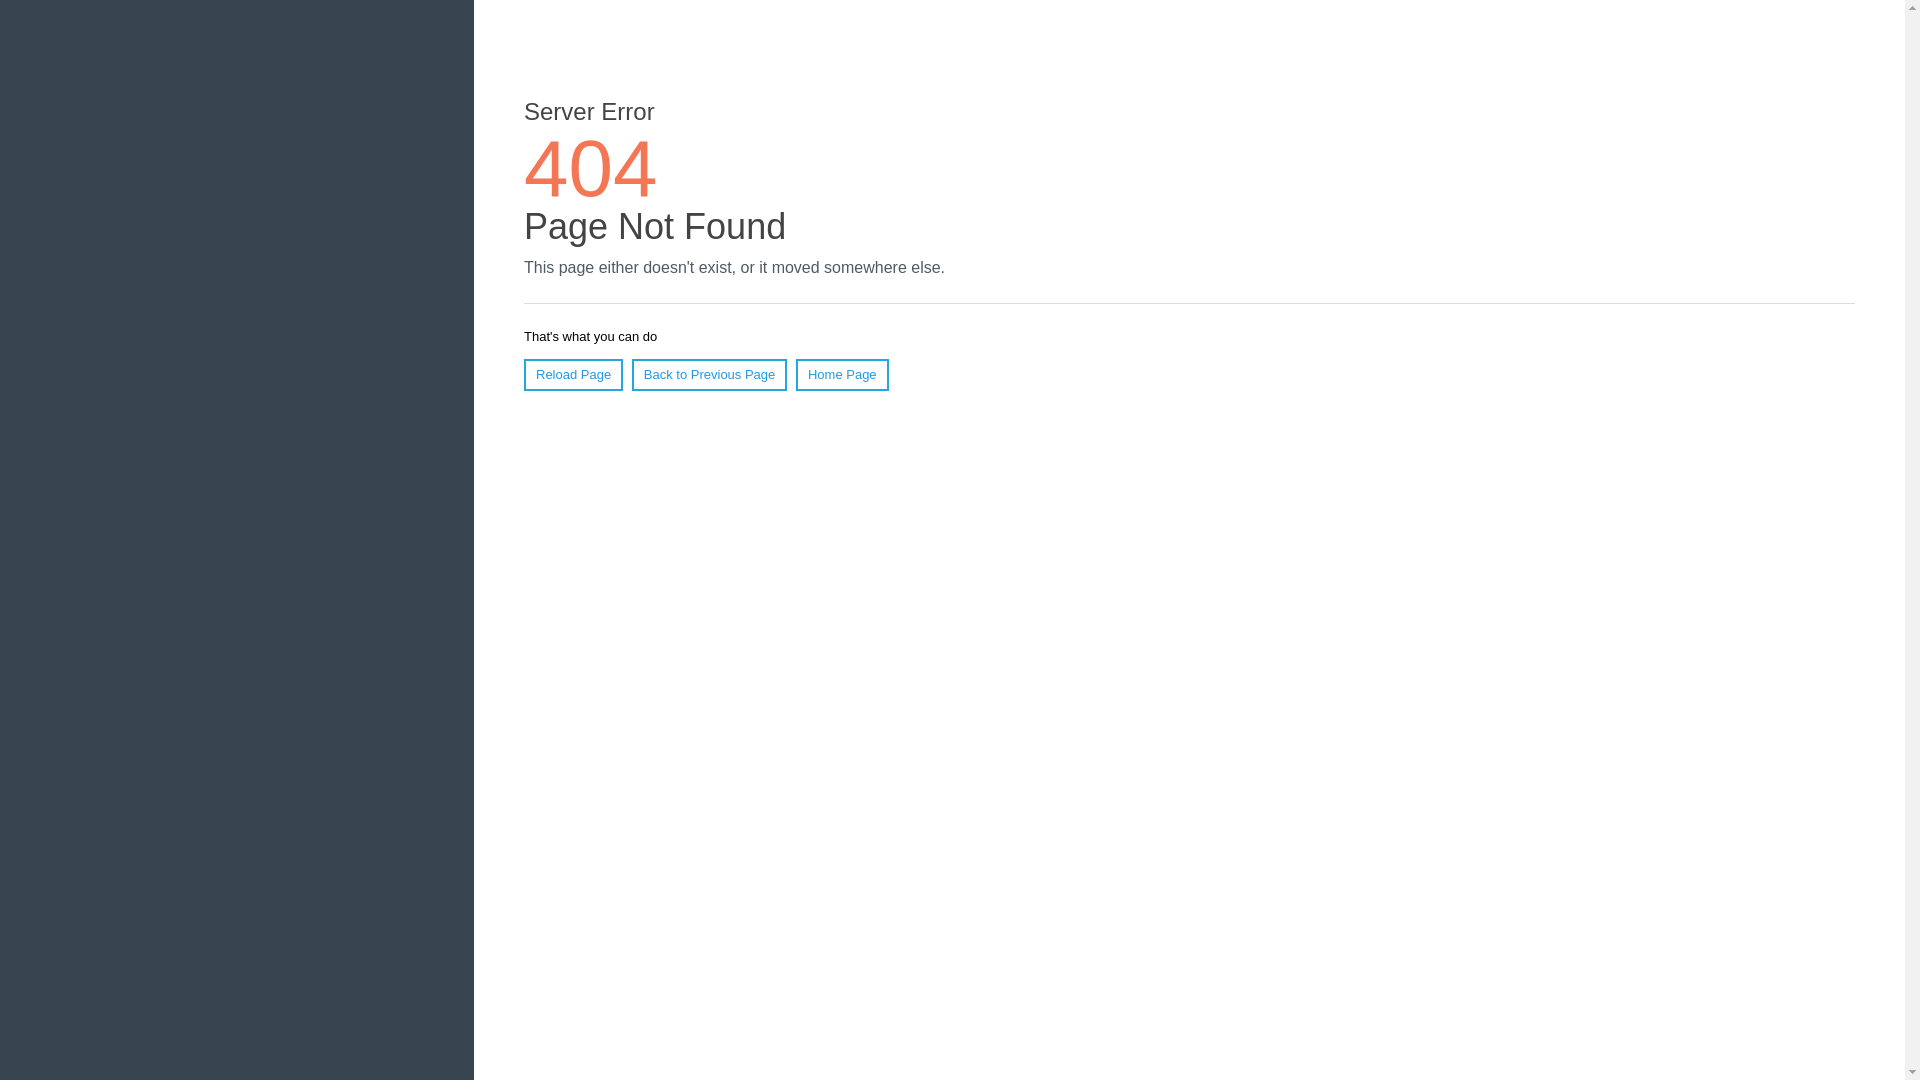 The height and width of the screenshot is (1080, 1920). What do you see at coordinates (572, 374) in the screenshot?
I see `'Reload Page'` at bounding box center [572, 374].